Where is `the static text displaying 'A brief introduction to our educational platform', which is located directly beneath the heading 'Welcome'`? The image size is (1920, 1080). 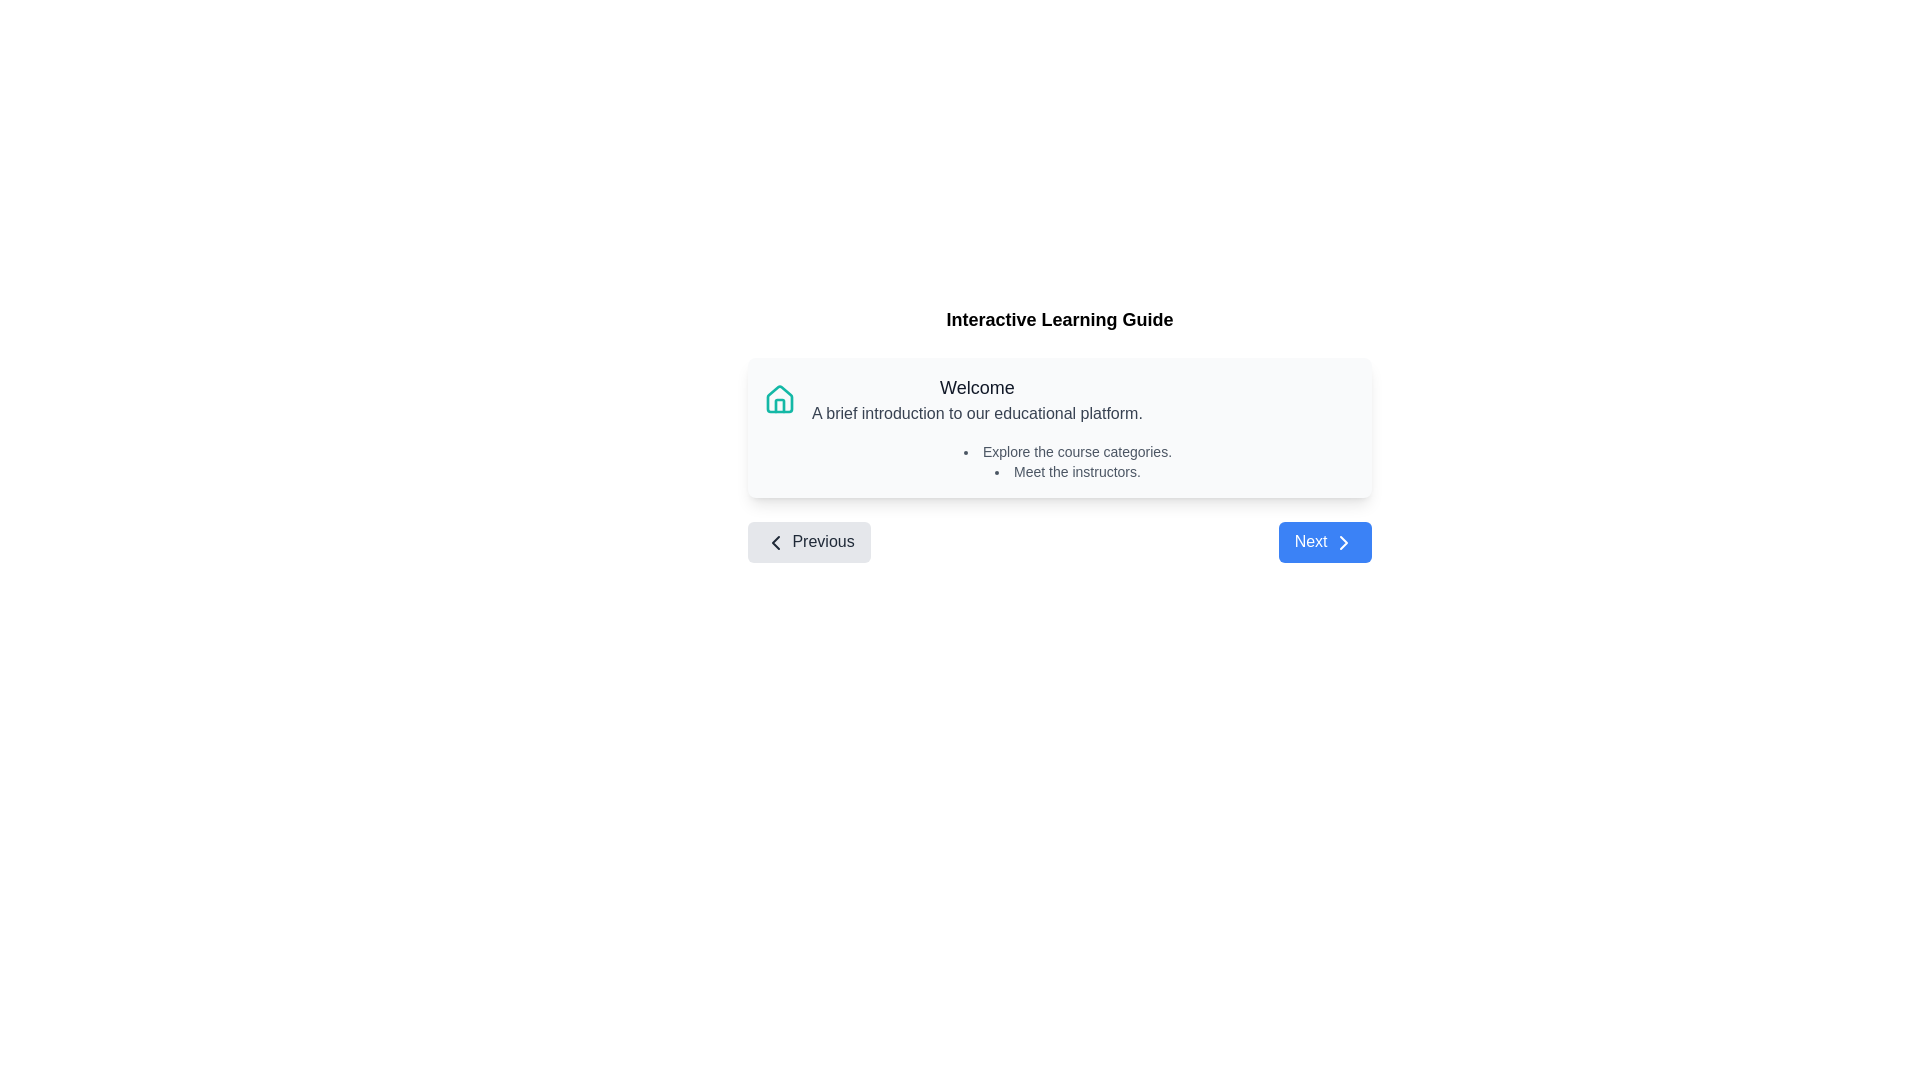 the static text displaying 'A brief introduction to our educational platform', which is located directly beneath the heading 'Welcome' is located at coordinates (977, 412).